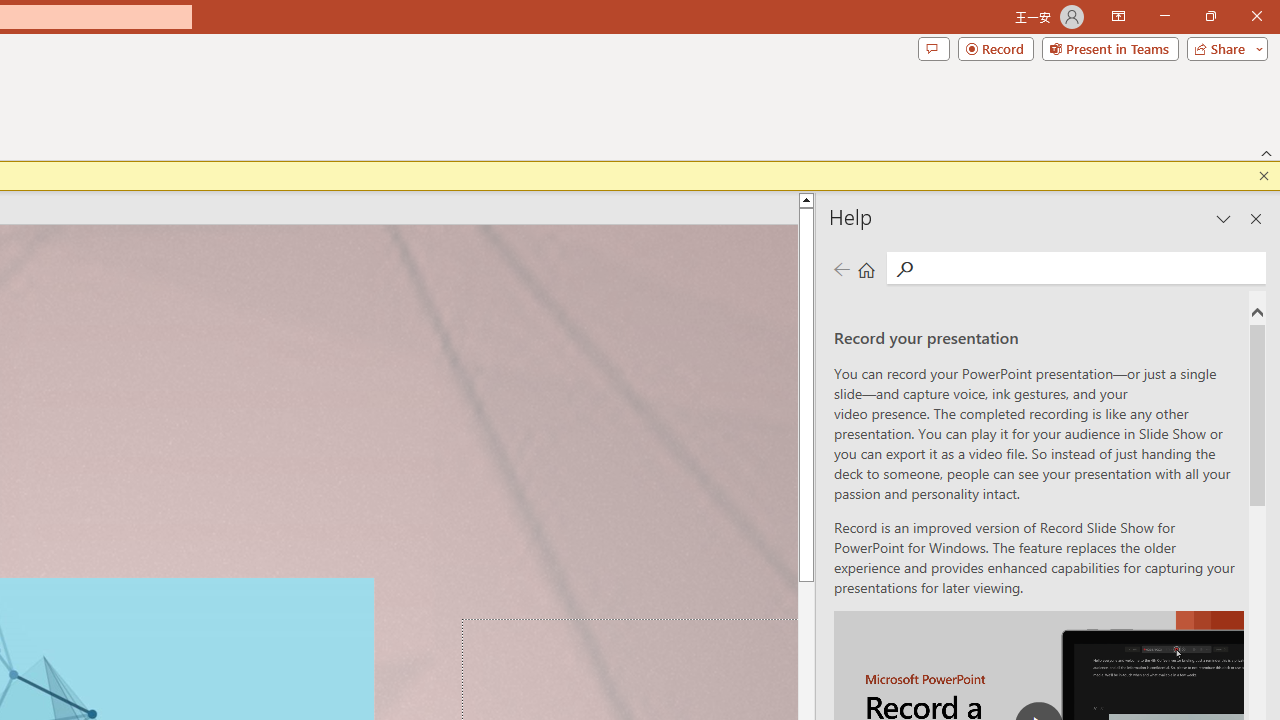  I want to click on 'Previous page', so click(841, 268).